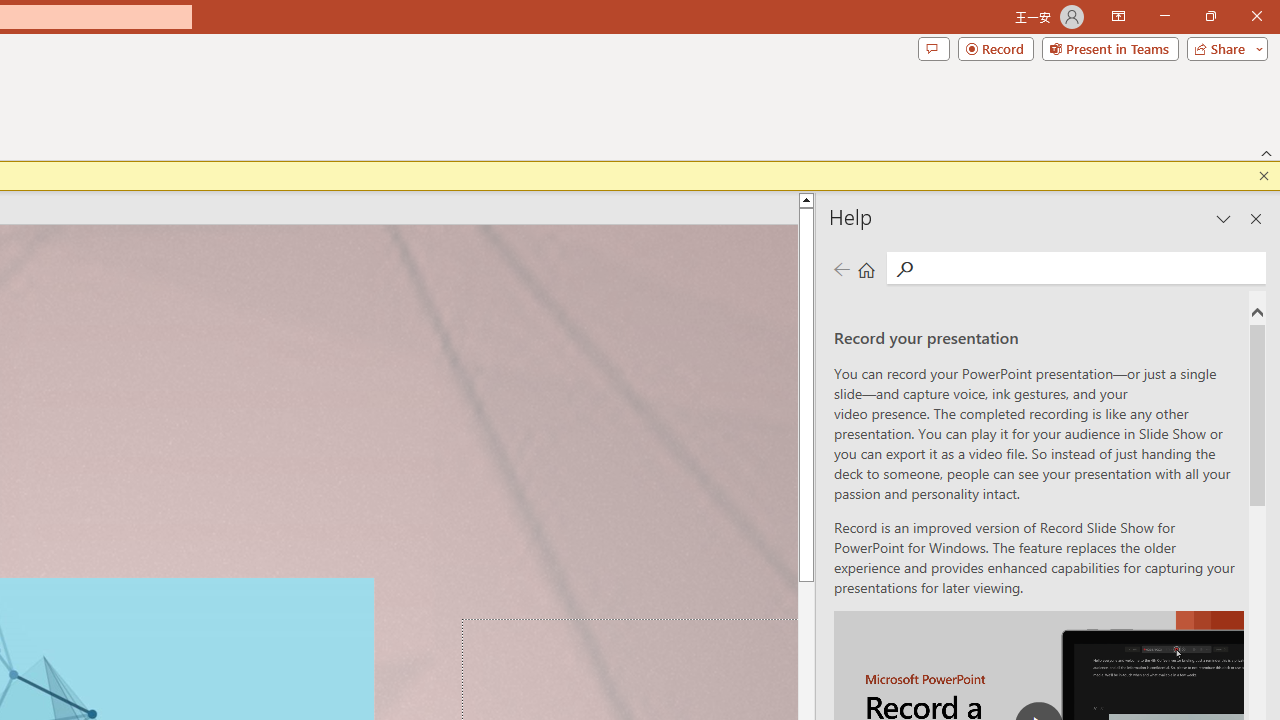  I want to click on 'Previous page', so click(841, 268).